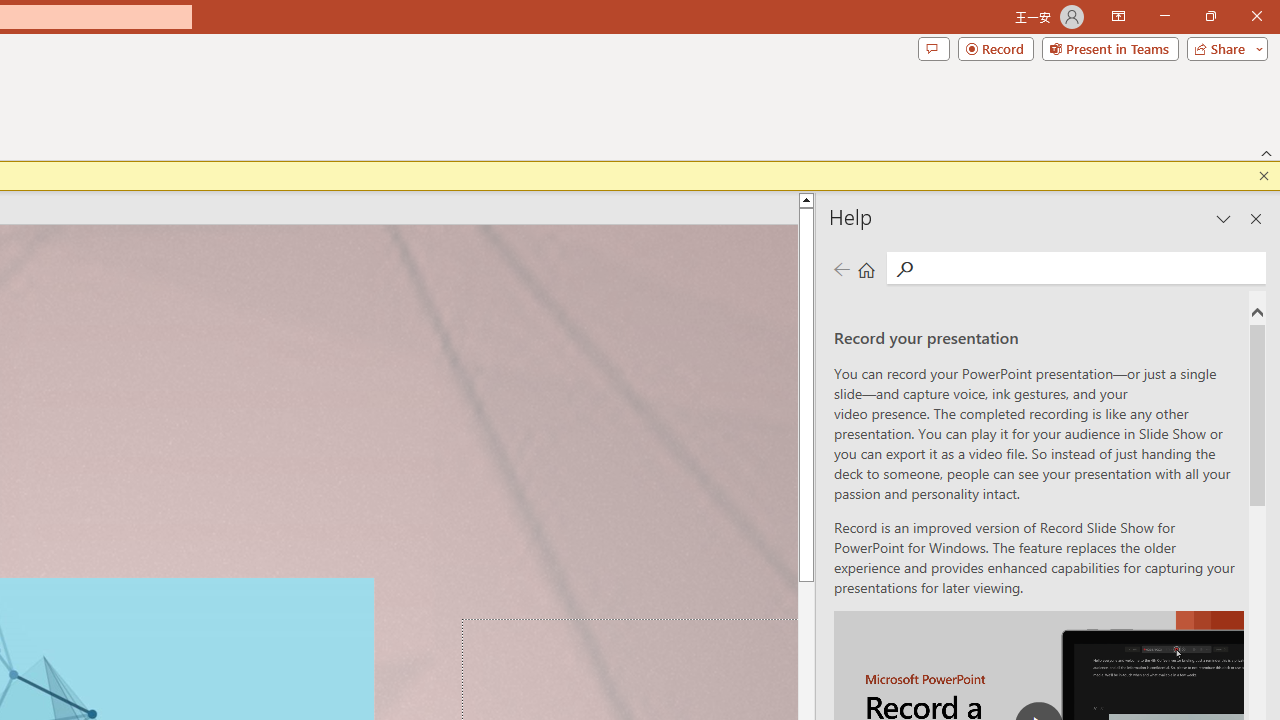  I want to click on 'Previous page', so click(841, 268).